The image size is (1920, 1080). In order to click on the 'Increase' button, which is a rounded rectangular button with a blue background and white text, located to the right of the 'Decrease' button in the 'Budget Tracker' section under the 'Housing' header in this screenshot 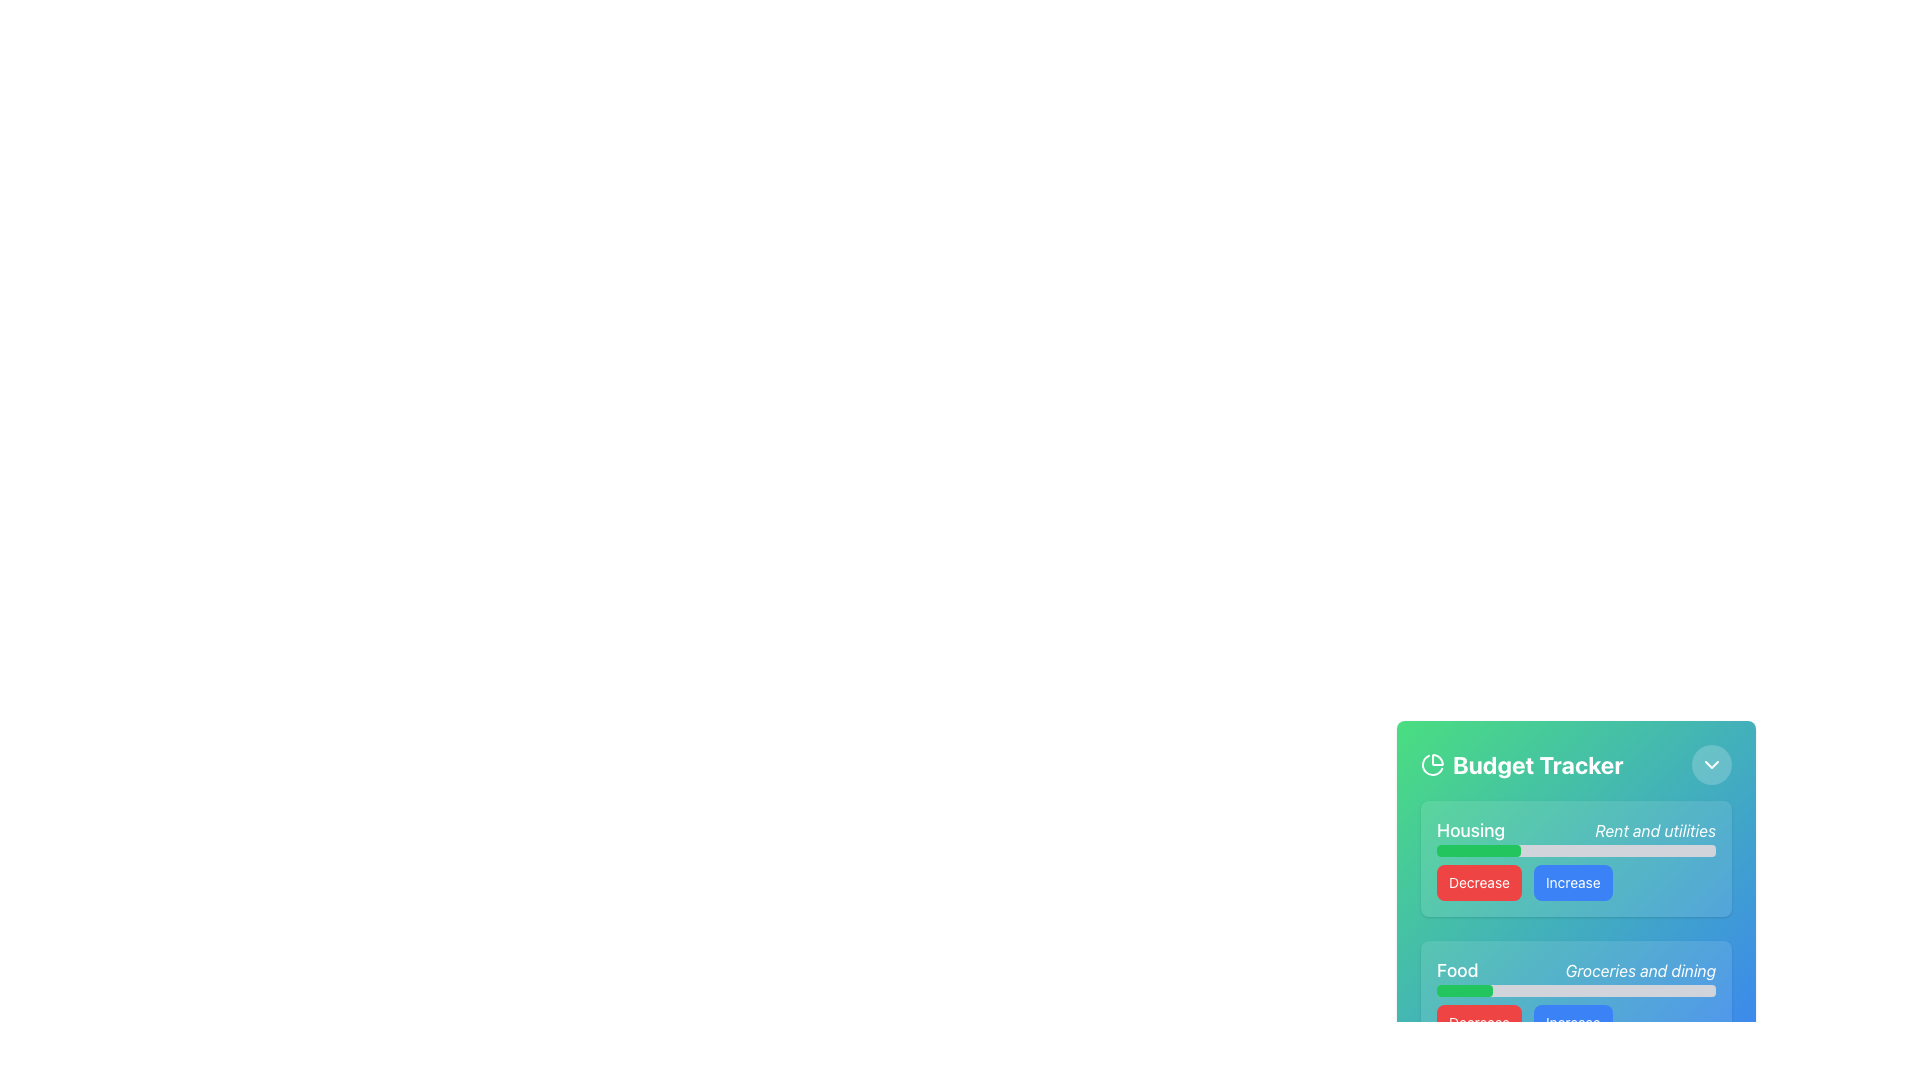, I will do `click(1572, 1022)`.